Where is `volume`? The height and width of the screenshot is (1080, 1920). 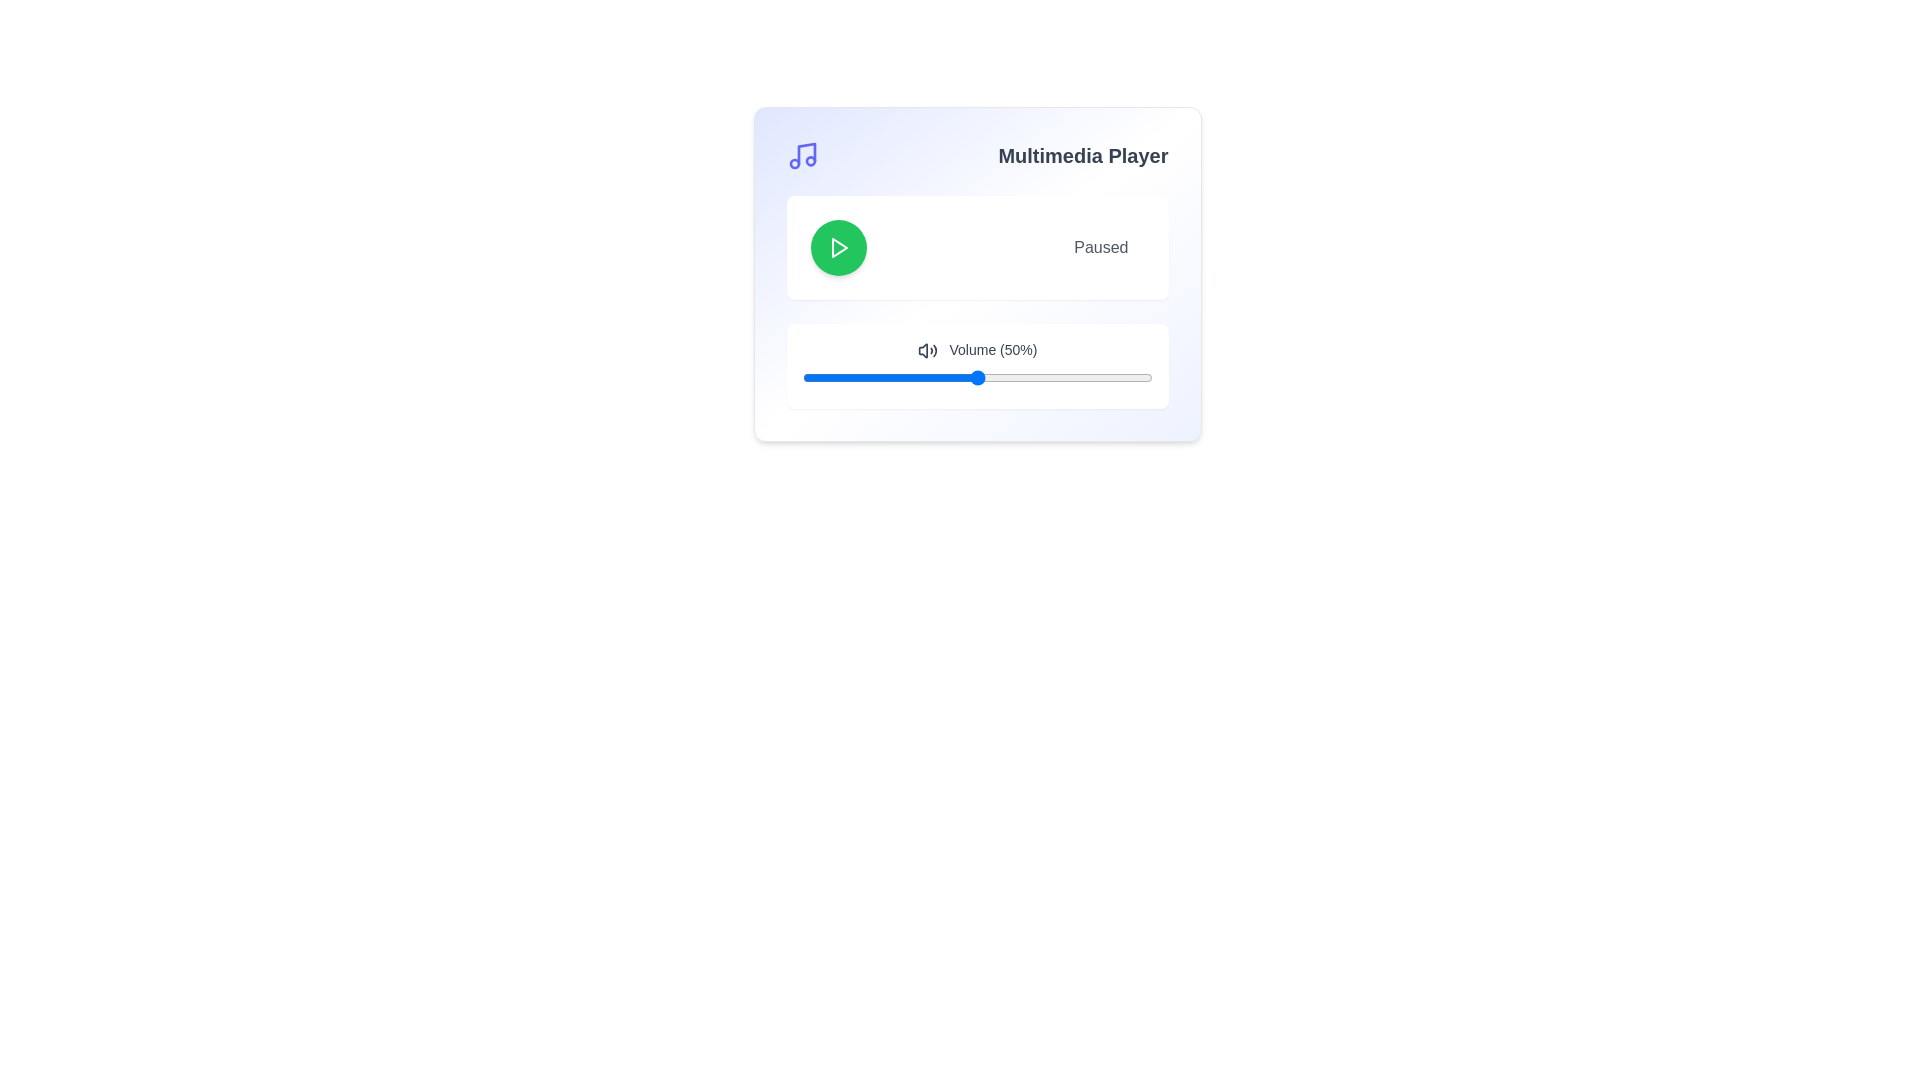 volume is located at coordinates (802, 378).